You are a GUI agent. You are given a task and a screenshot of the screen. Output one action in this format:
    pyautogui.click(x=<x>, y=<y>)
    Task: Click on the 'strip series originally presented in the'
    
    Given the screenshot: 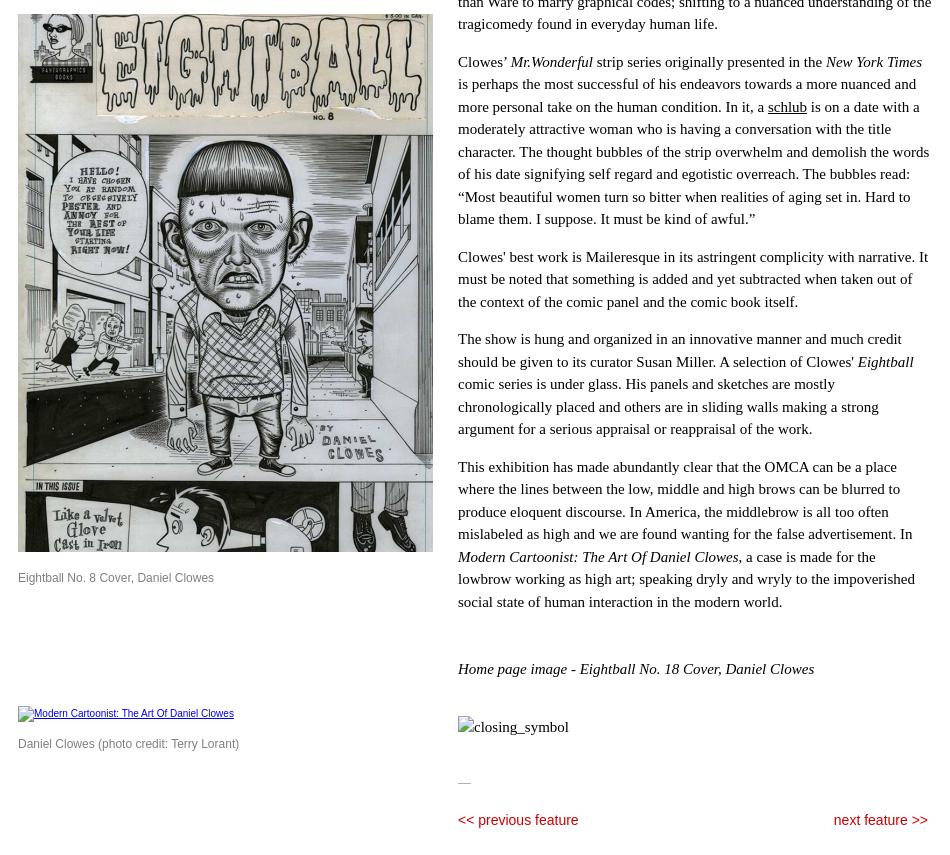 What is the action you would take?
    pyautogui.click(x=708, y=59)
    